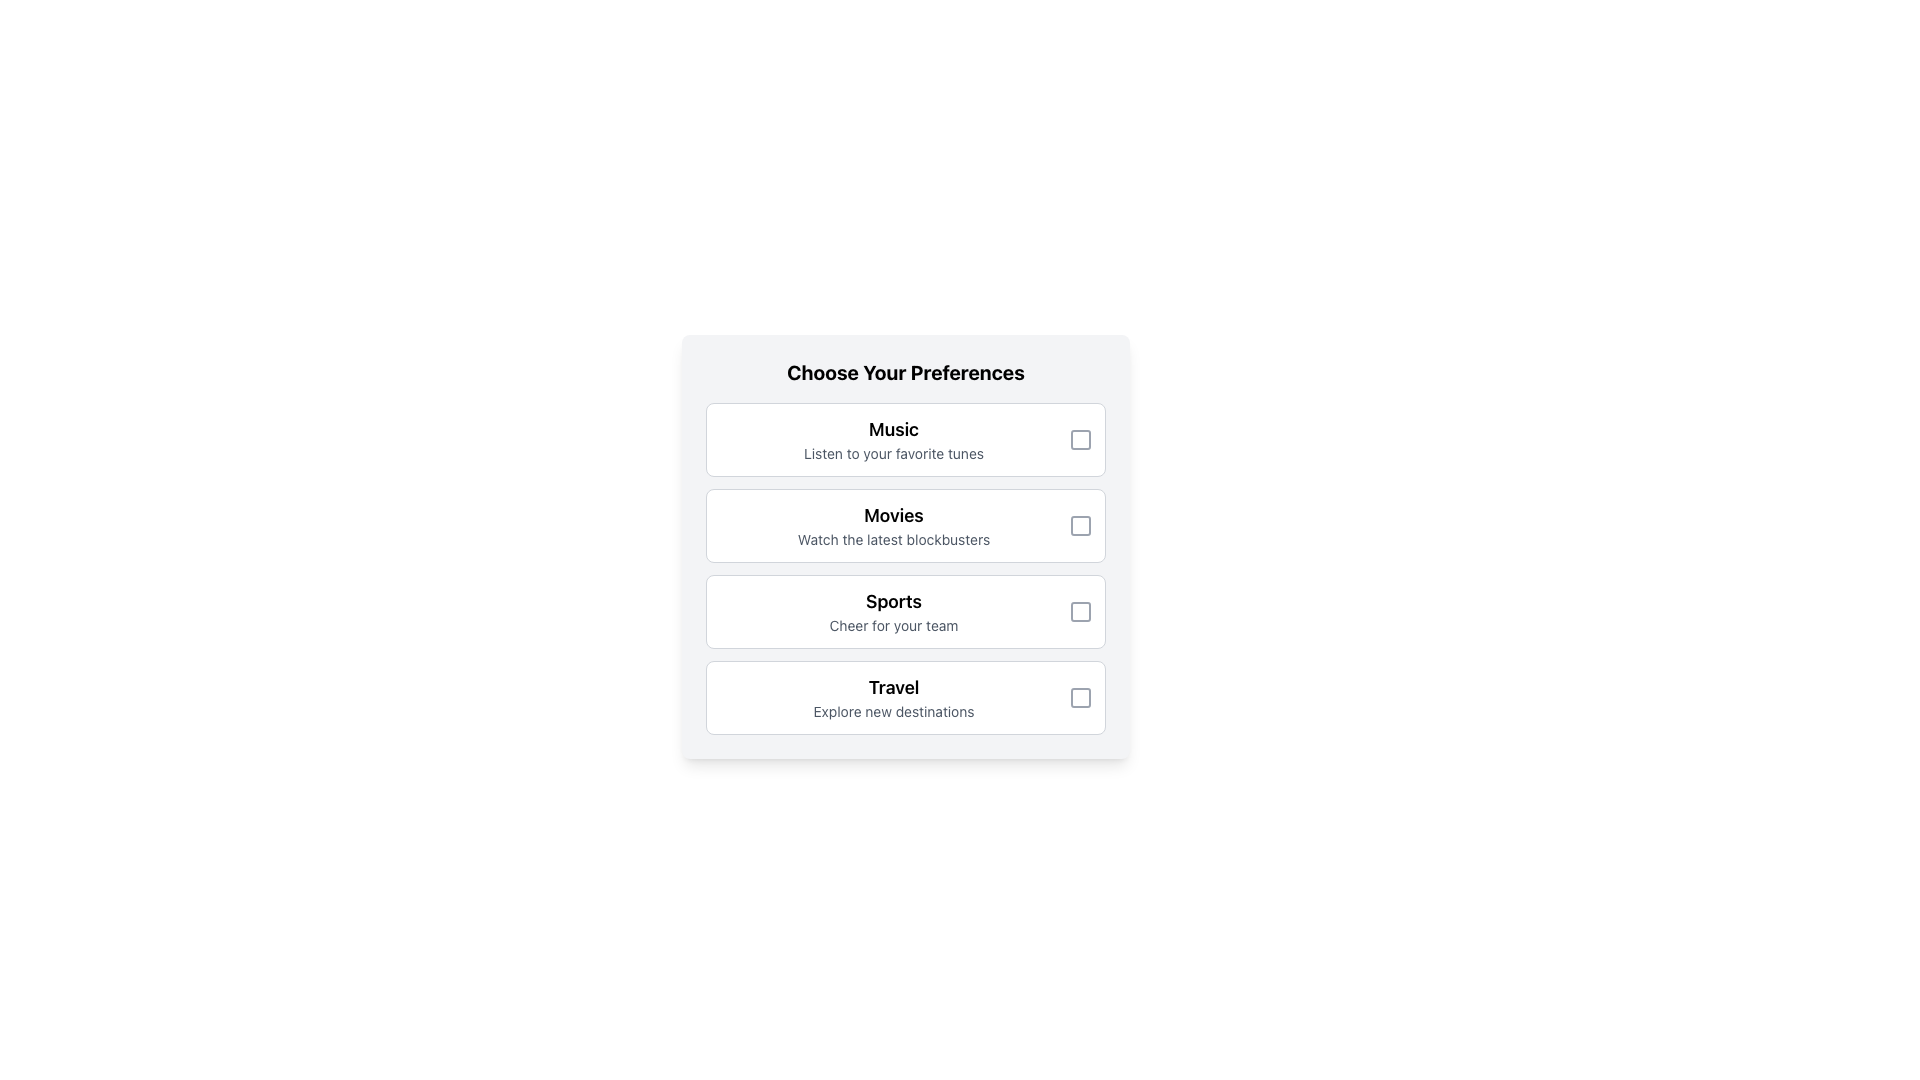 The width and height of the screenshot is (1920, 1080). Describe the element at coordinates (892, 515) in the screenshot. I see `the title text element that serves as a header for the section, located above the description text 'Watch the latest blockbusters.'` at that location.